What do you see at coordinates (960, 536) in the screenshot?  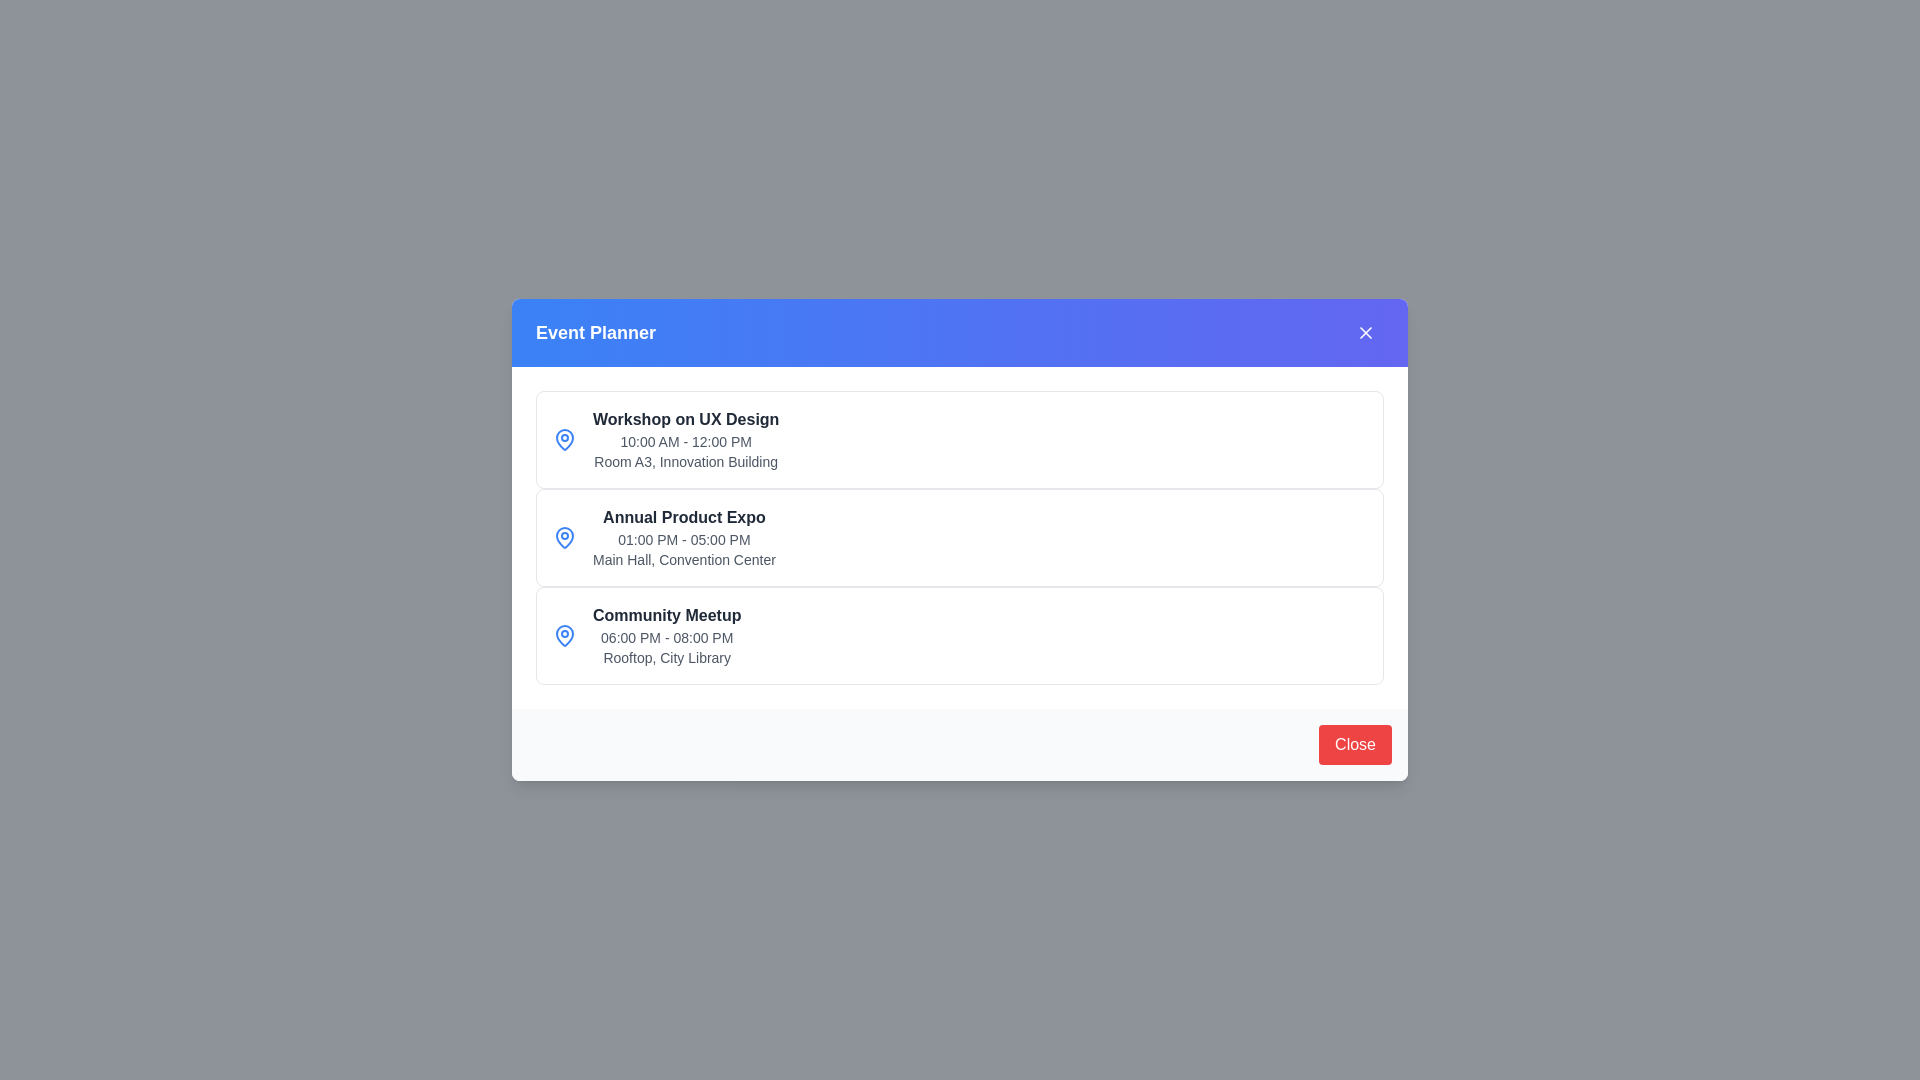 I see `the section corresponding to Annual Product Expo` at bounding box center [960, 536].